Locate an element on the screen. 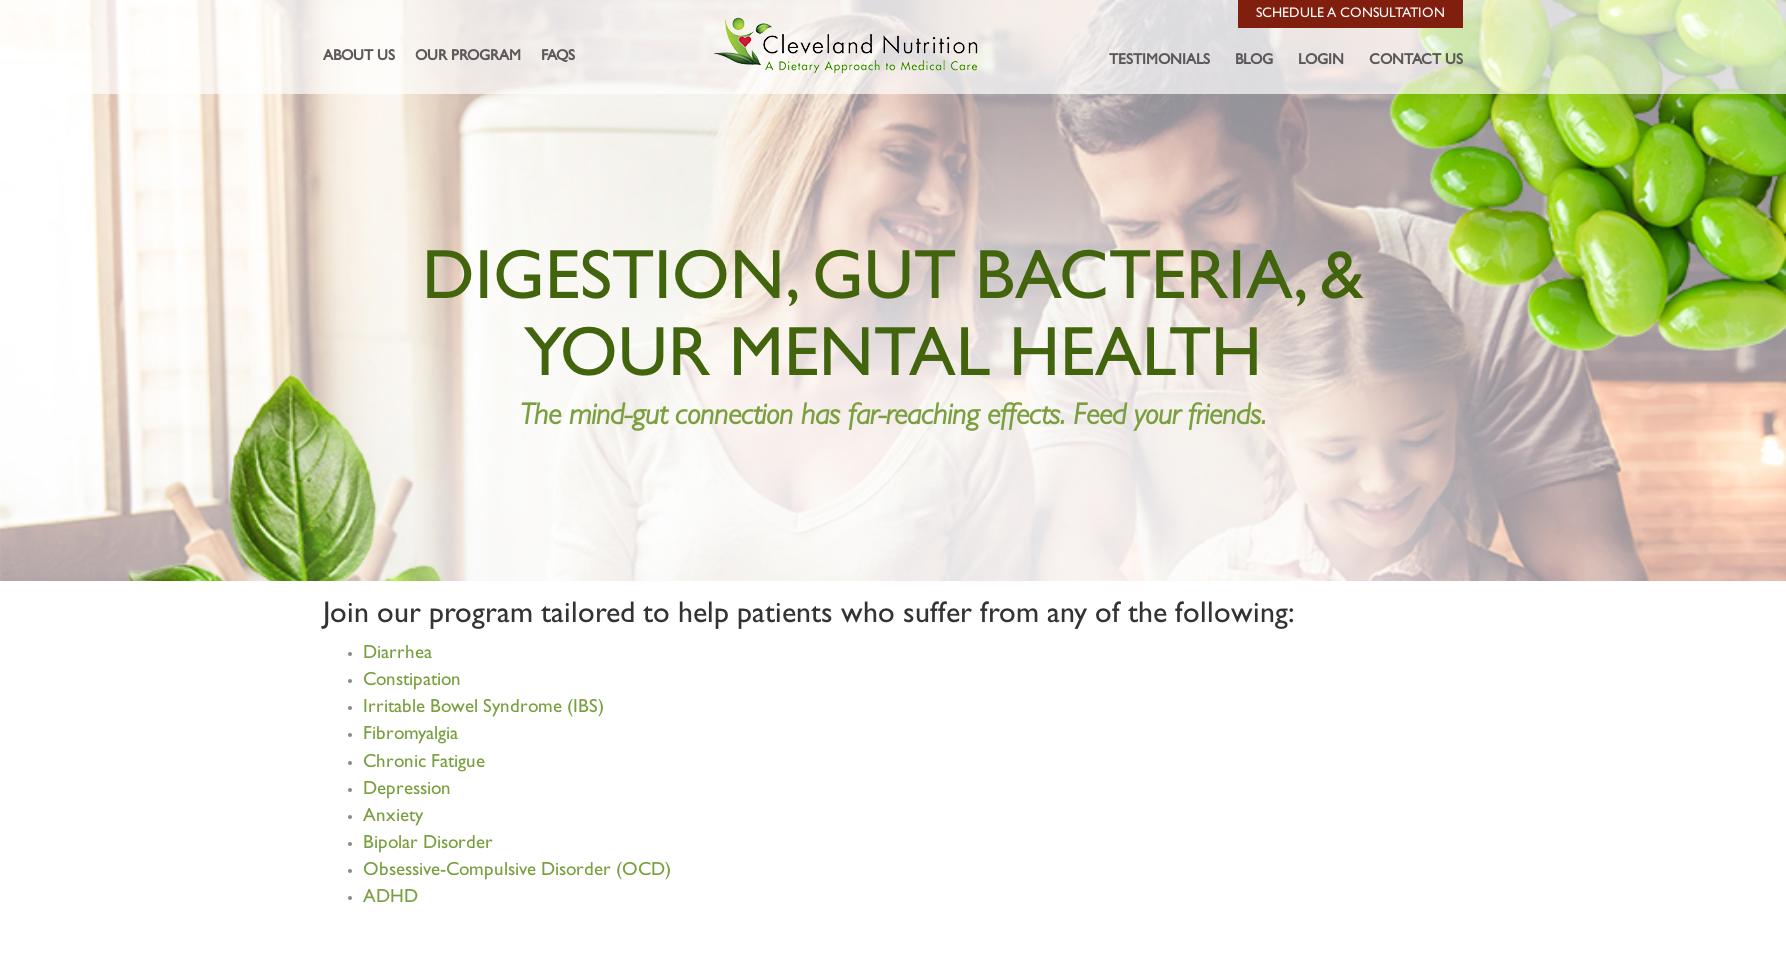  'Schedule a Consultation' is located at coordinates (1255, 12).